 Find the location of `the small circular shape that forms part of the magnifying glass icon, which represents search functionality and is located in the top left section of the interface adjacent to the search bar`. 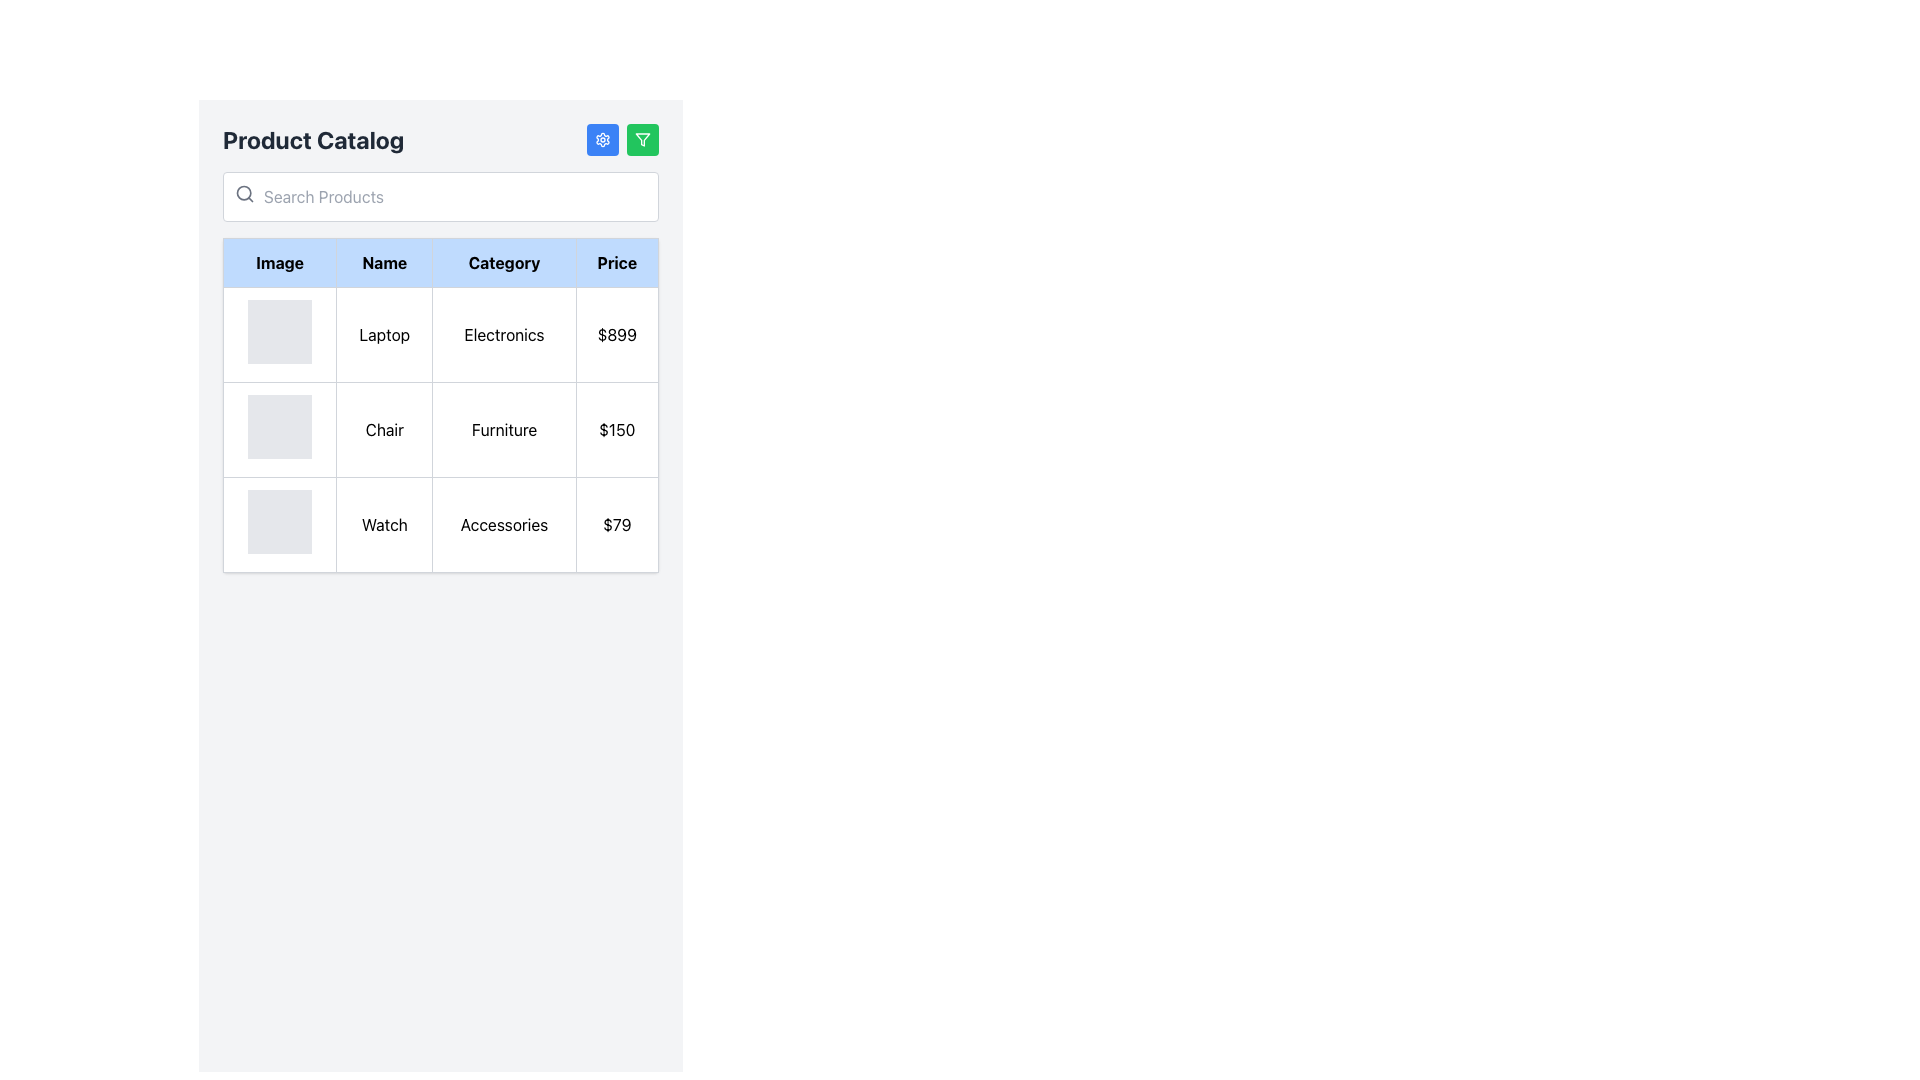

the small circular shape that forms part of the magnifying glass icon, which represents search functionality and is located in the top left section of the interface adjacent to the search bar is located at coordinates (243, 193).